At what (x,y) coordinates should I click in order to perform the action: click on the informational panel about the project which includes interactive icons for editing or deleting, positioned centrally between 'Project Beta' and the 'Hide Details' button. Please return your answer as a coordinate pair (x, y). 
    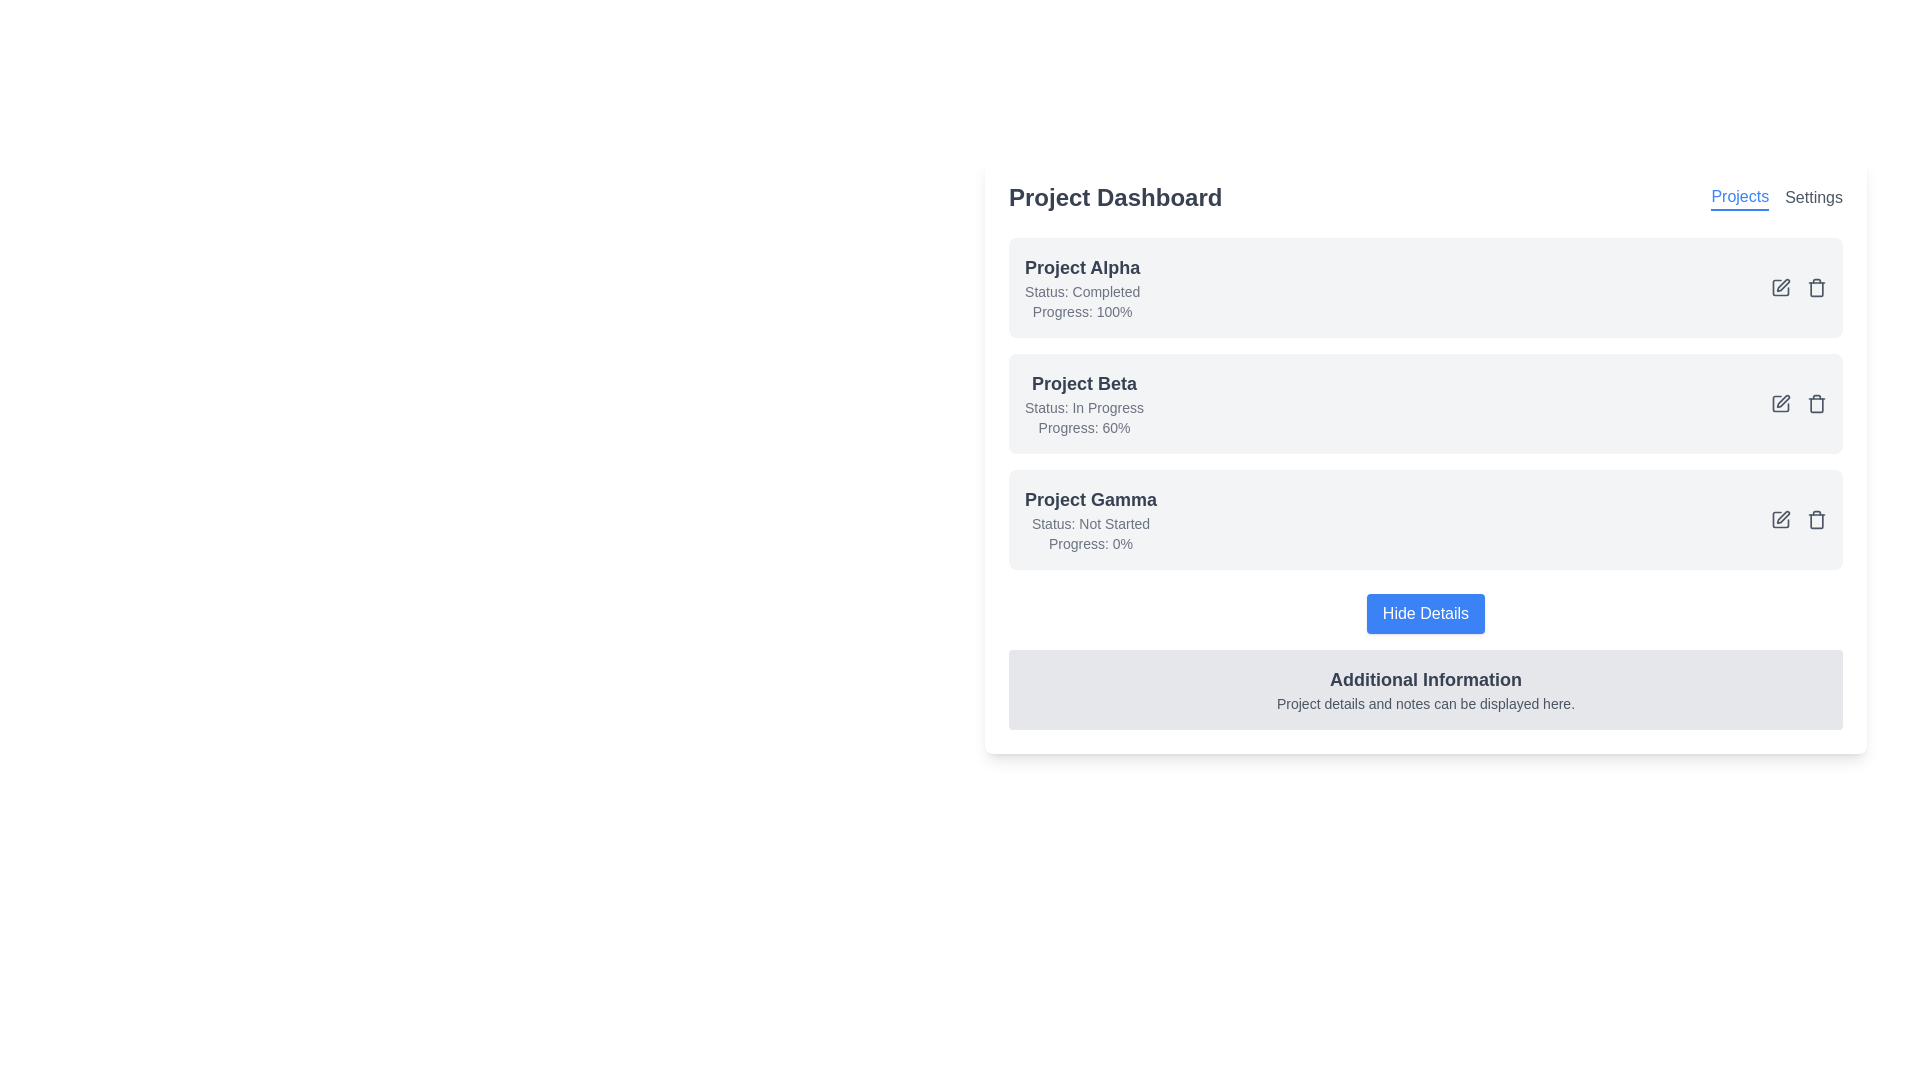
    Looking at the image, I should click on (1424, 483).